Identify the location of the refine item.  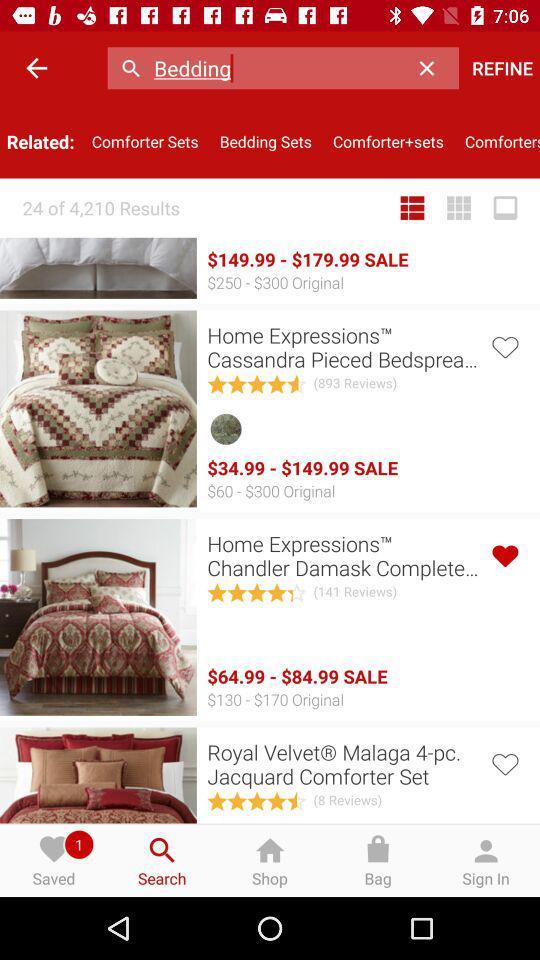
(501, 68).